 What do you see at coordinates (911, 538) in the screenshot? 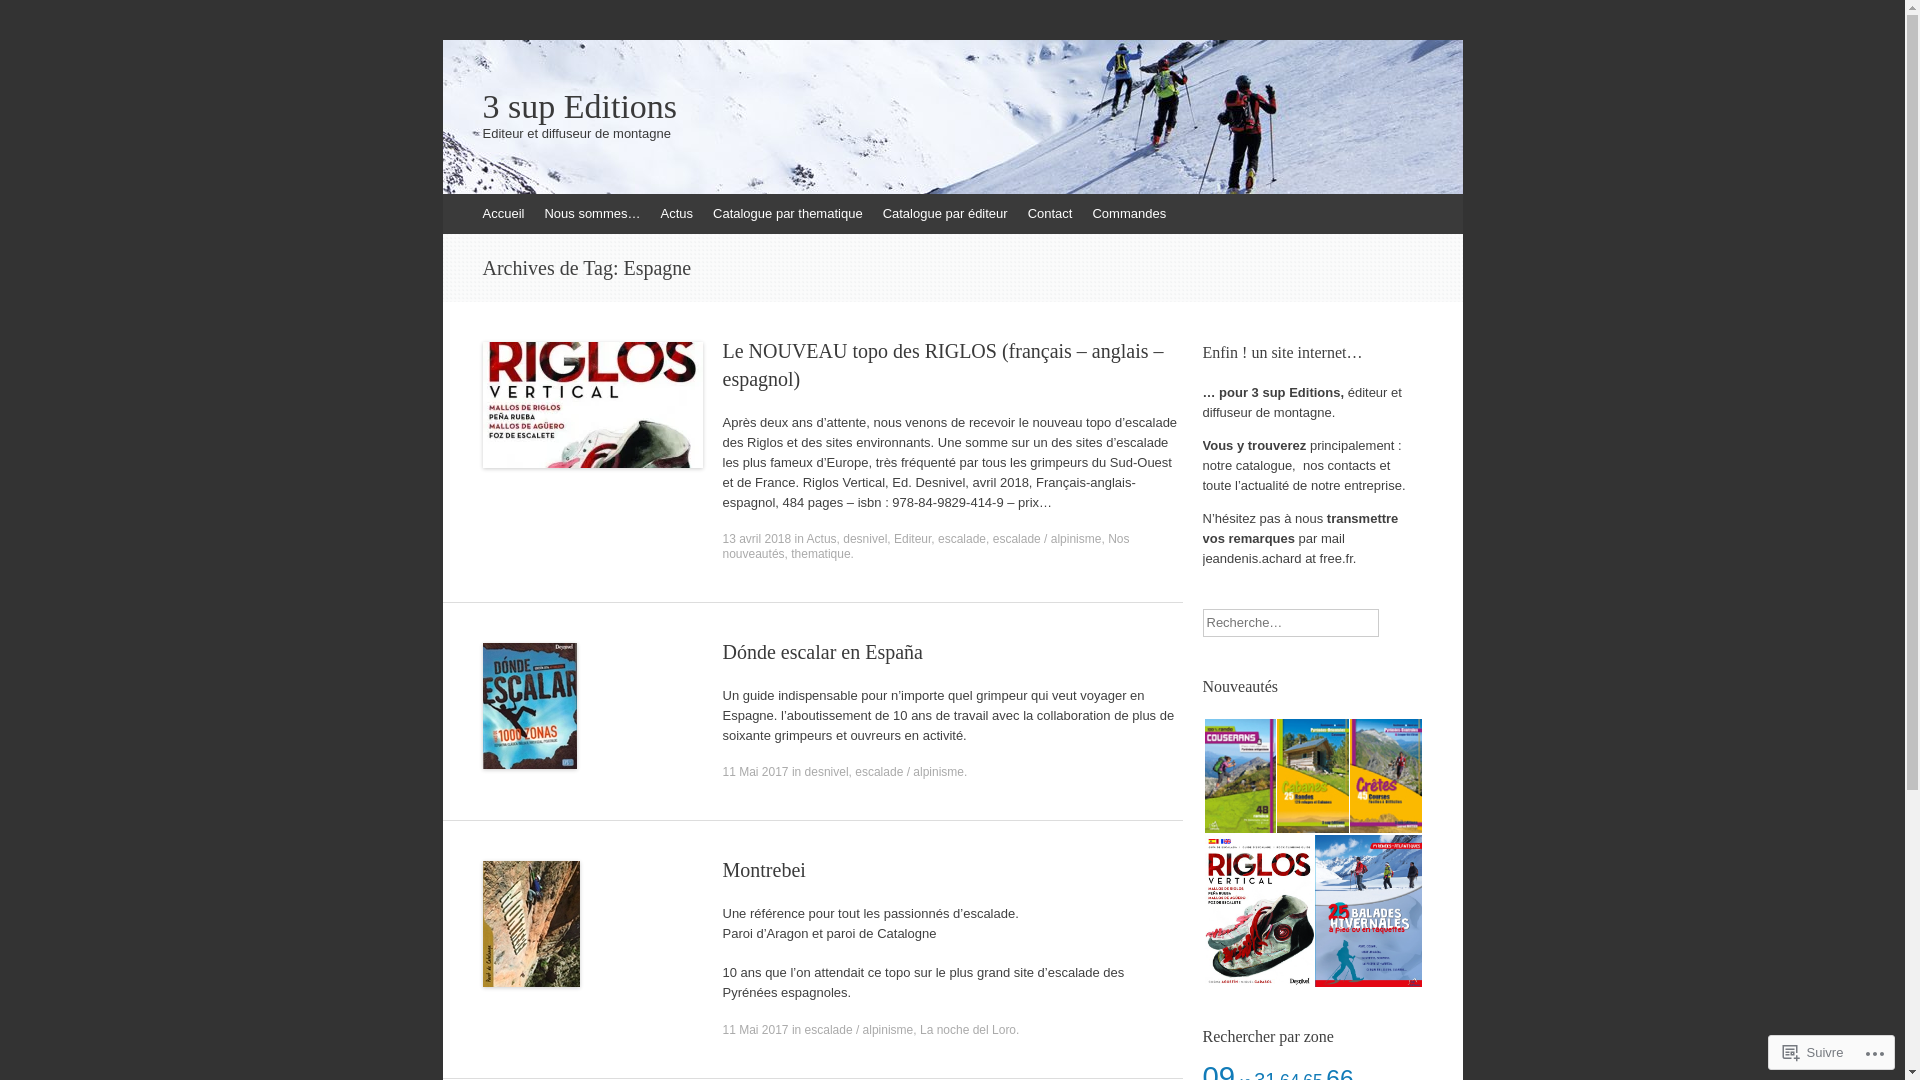
I see `'Editeur'` at bounding box center [911, 538].